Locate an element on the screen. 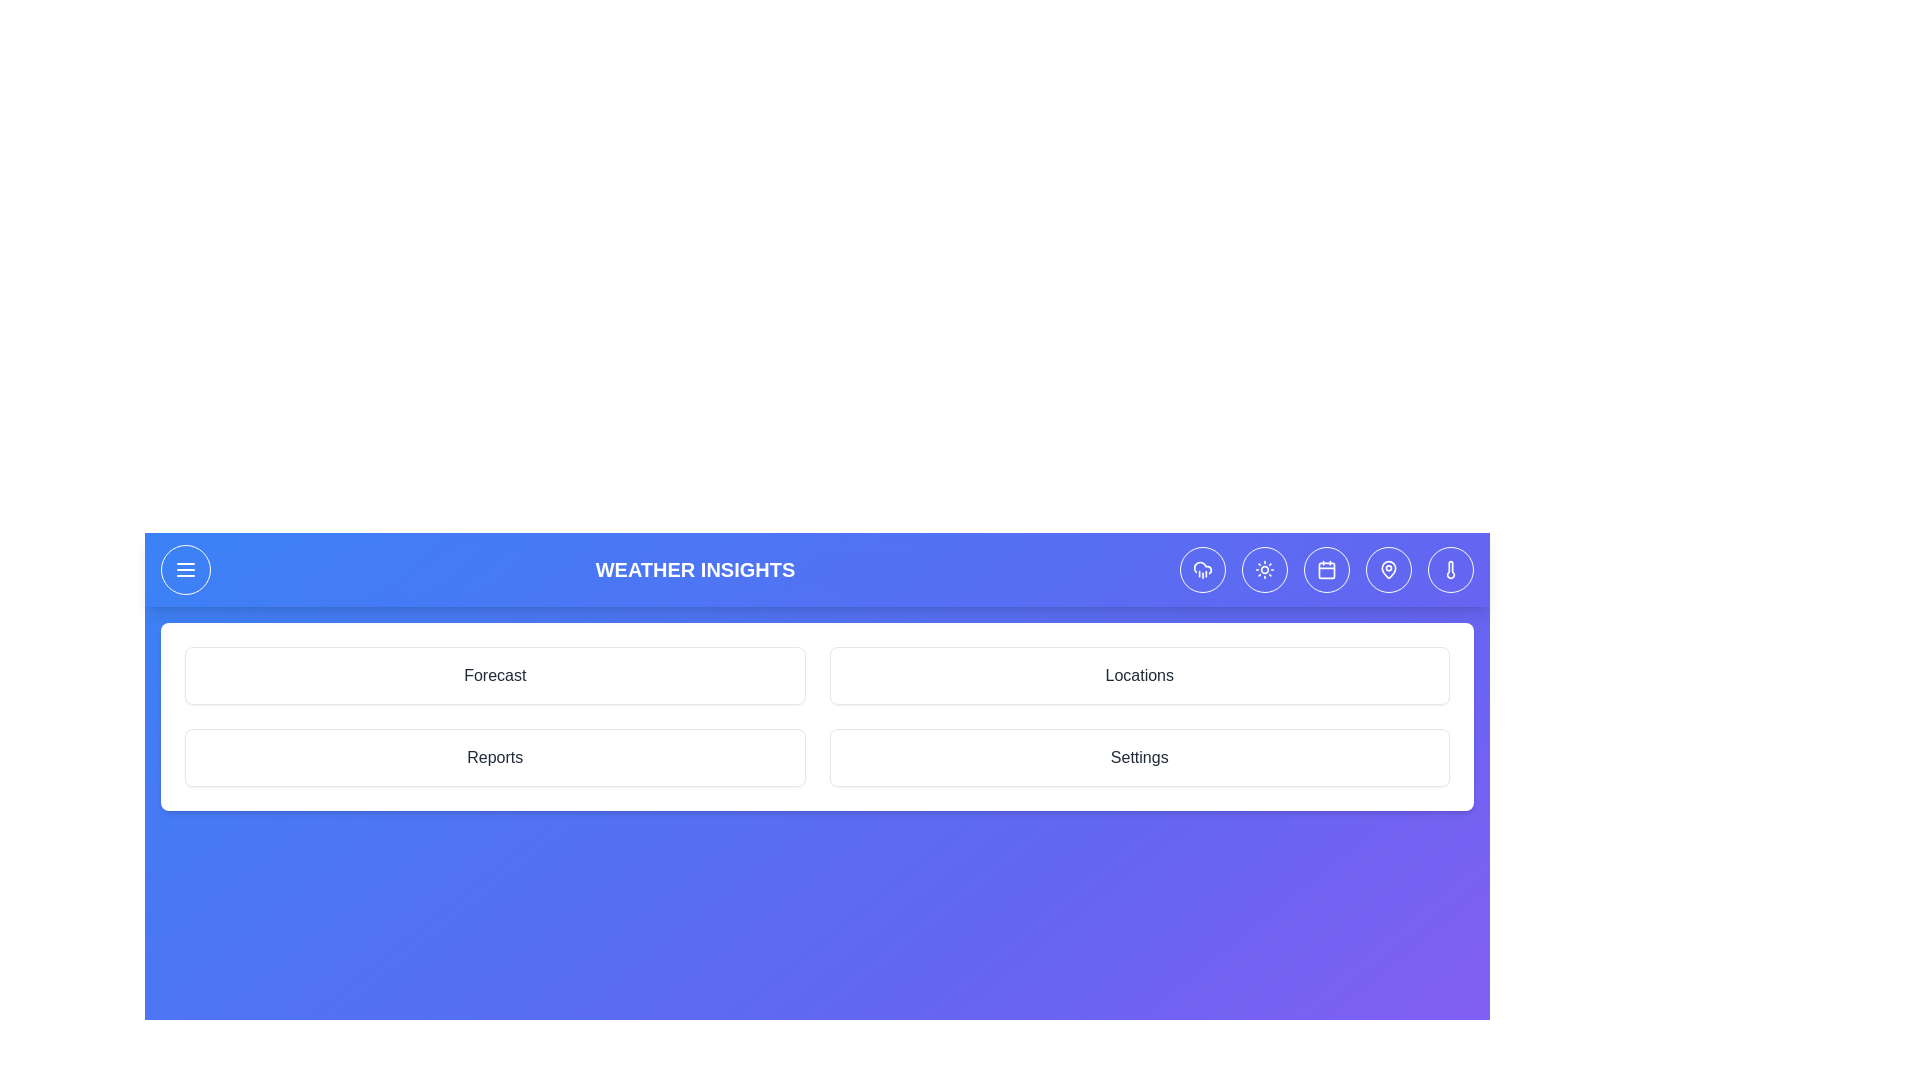 This screenshot has width=1920, height=1080. the Reports navigation option is located at coordinates (495, 758).